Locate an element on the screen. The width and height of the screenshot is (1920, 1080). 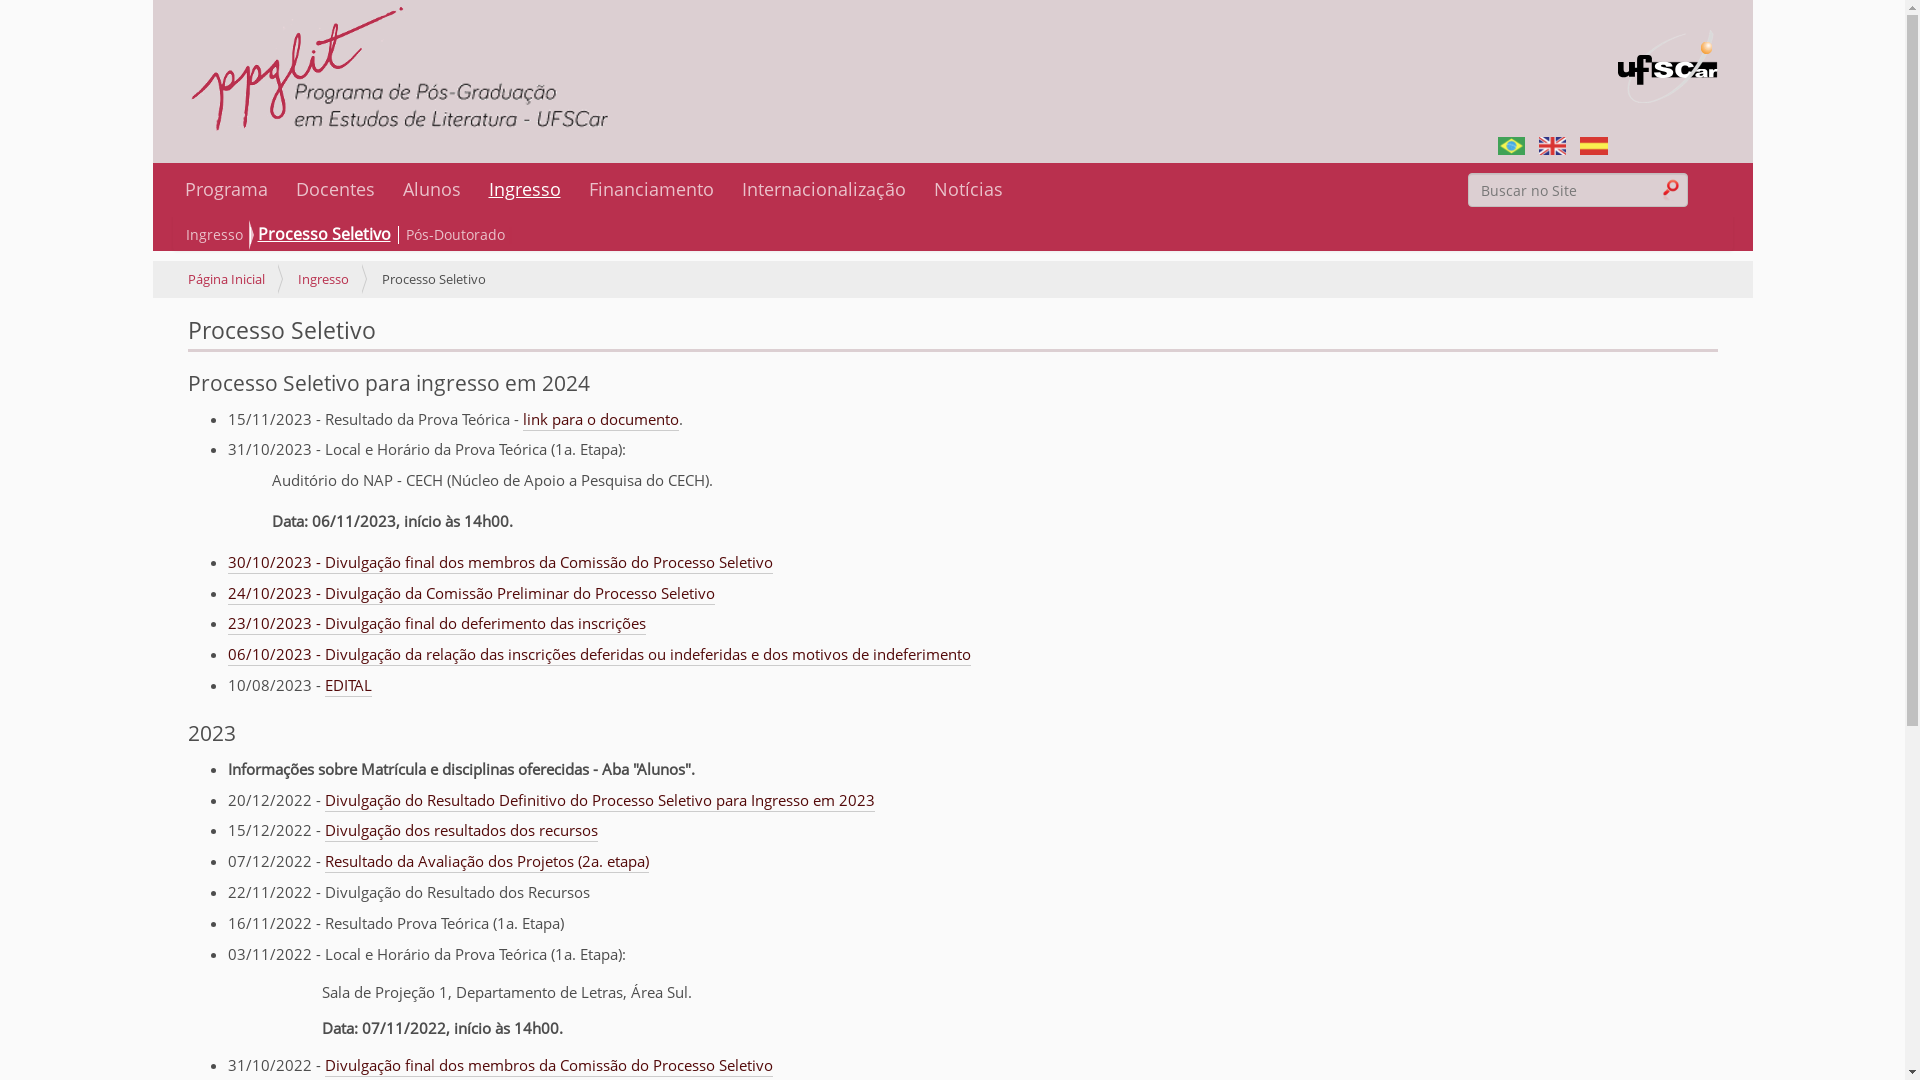
'Docentes' is located at coordinates (335, 189).